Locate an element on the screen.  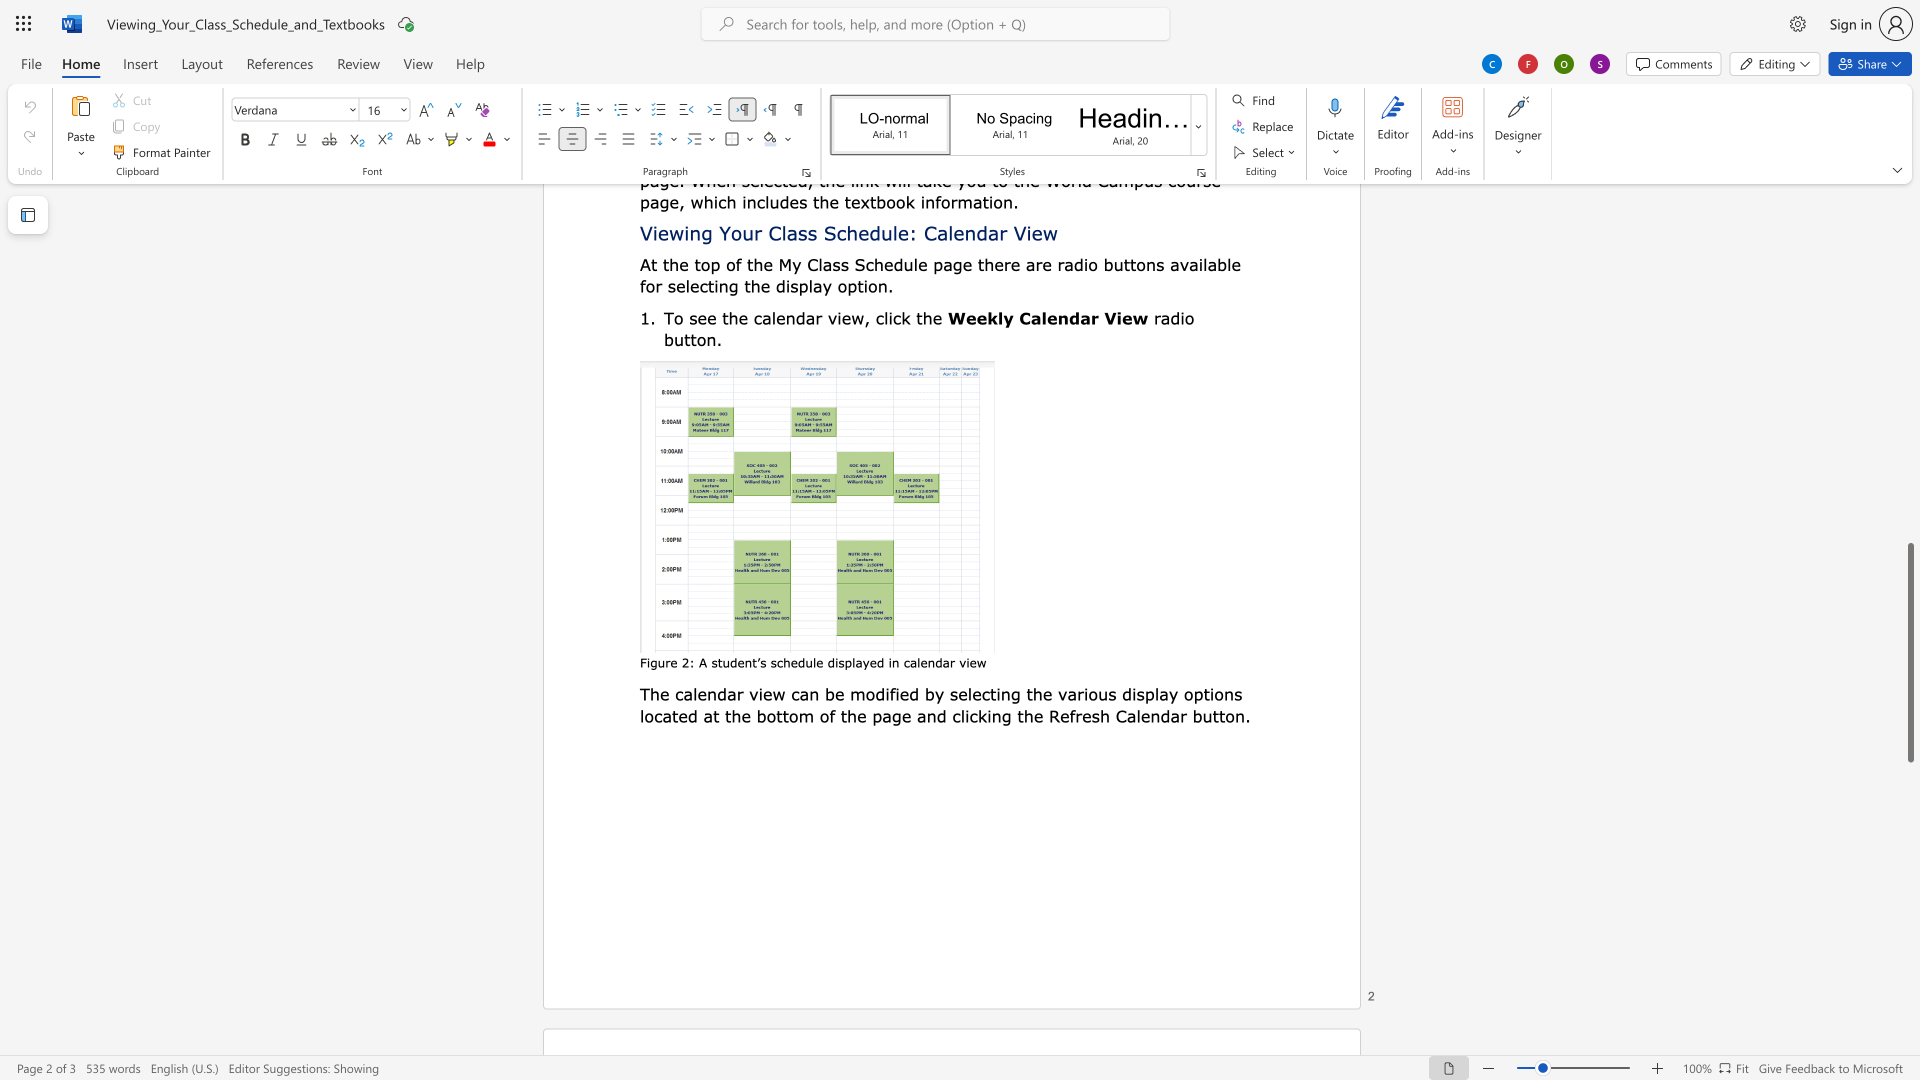
the scrollbar to move the page upward is located at coordinates (1909, 309).